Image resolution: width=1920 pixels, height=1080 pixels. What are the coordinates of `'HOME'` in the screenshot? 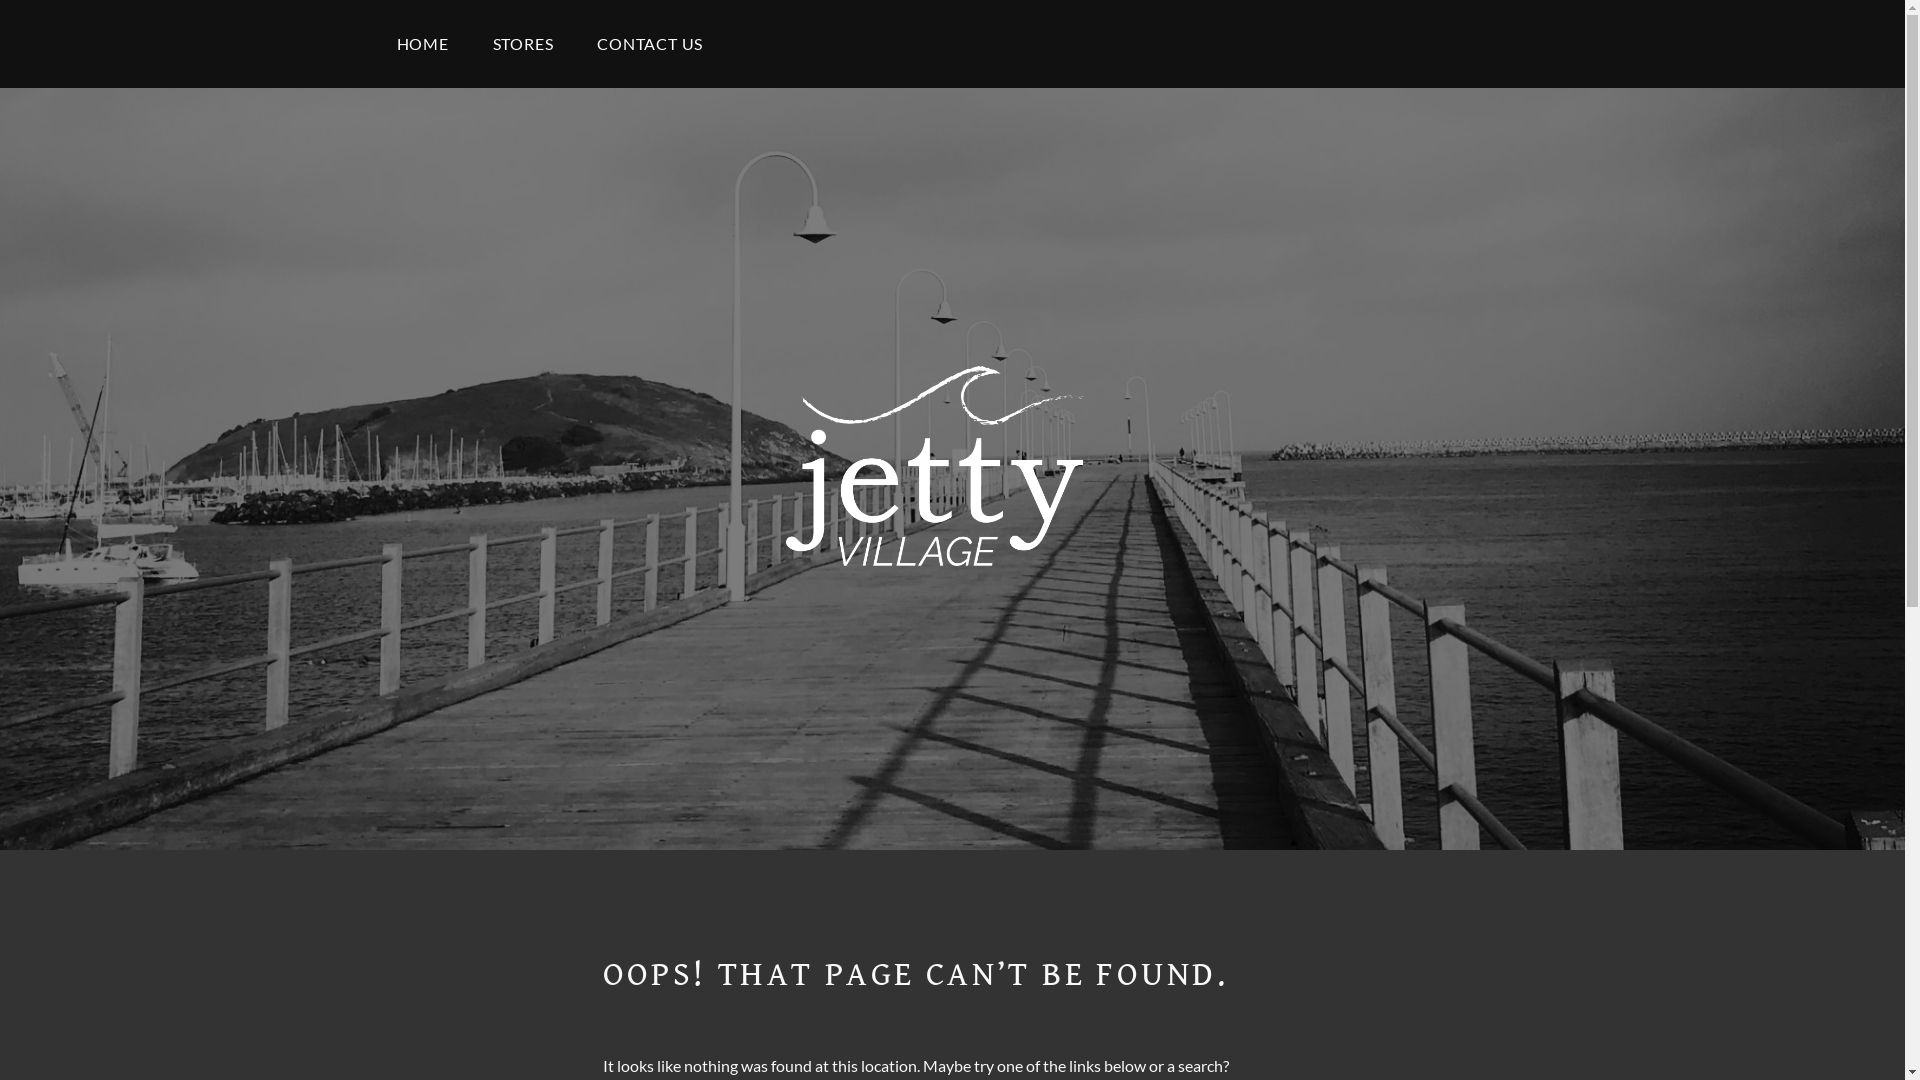 It's located at (421, 43).